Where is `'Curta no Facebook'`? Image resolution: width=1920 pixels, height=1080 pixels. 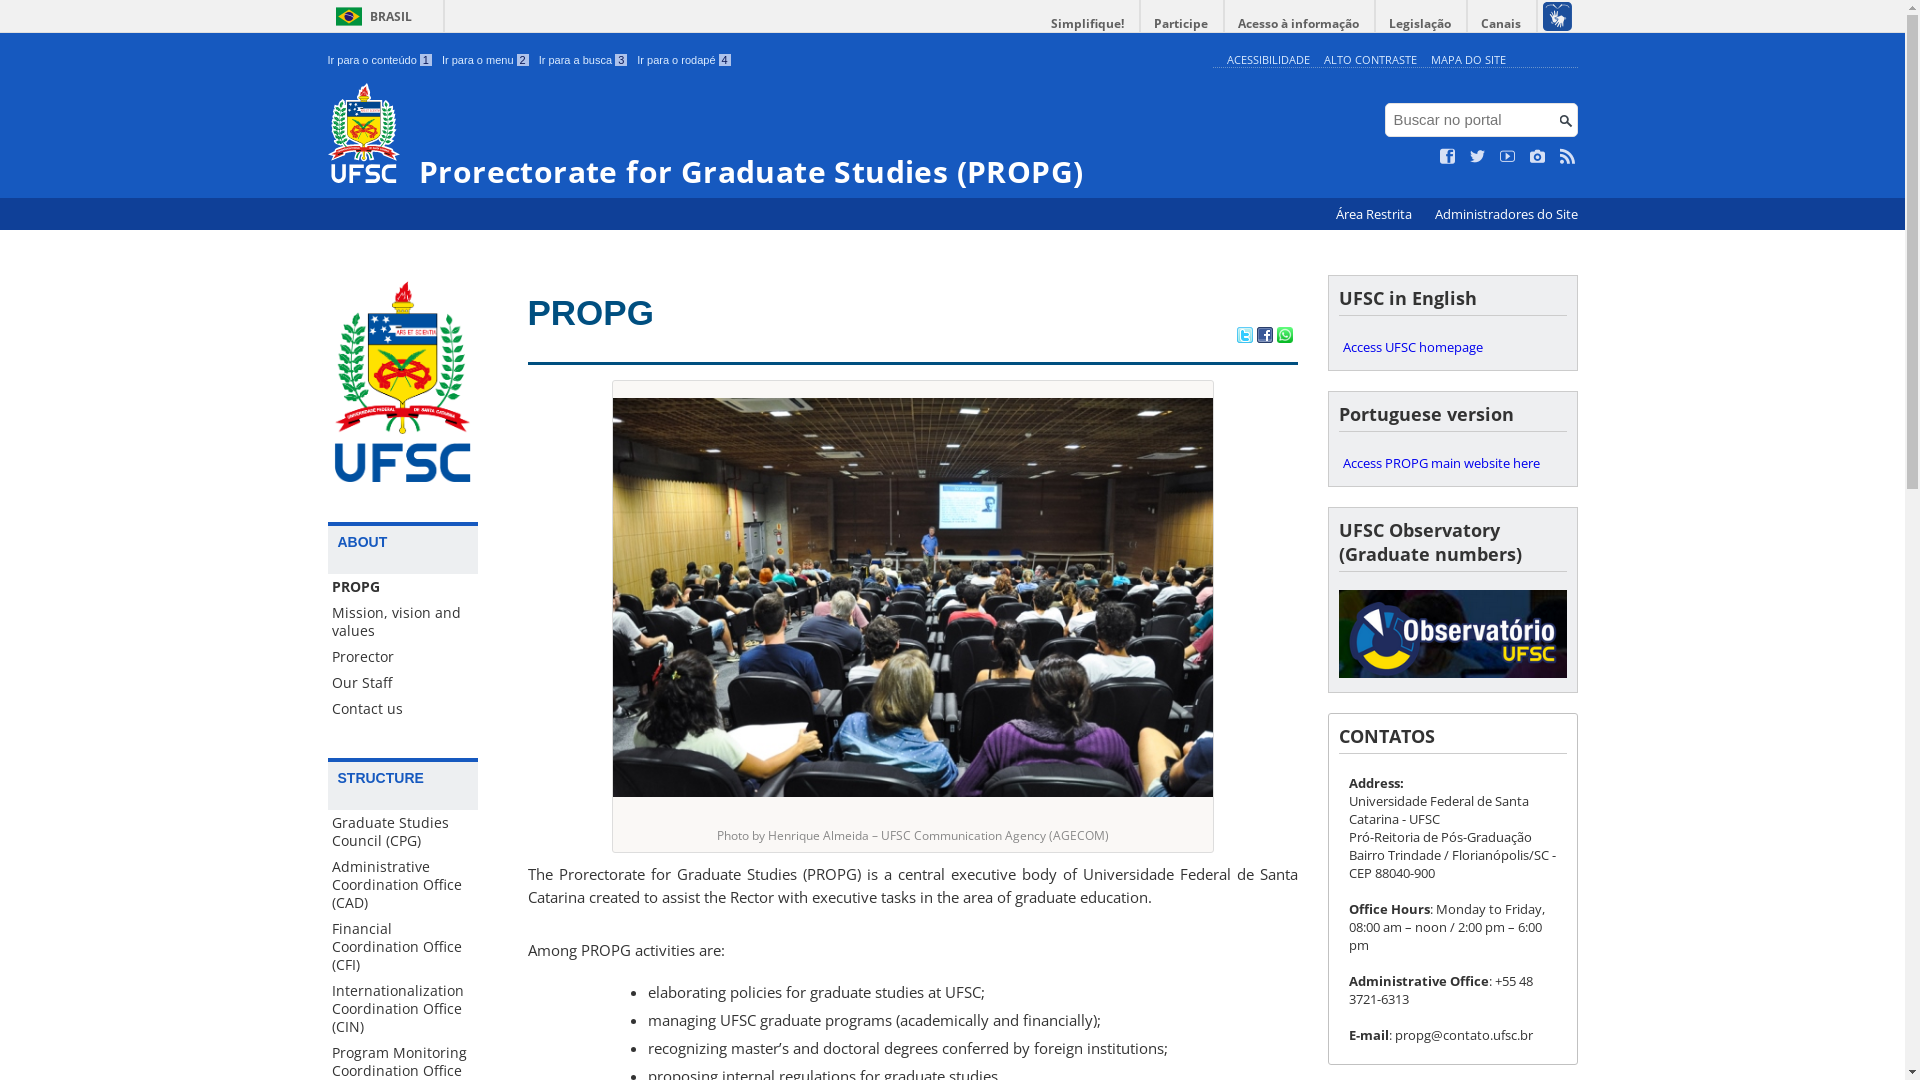 'Curta no Facebook' is located at coordinates (1448, 156).